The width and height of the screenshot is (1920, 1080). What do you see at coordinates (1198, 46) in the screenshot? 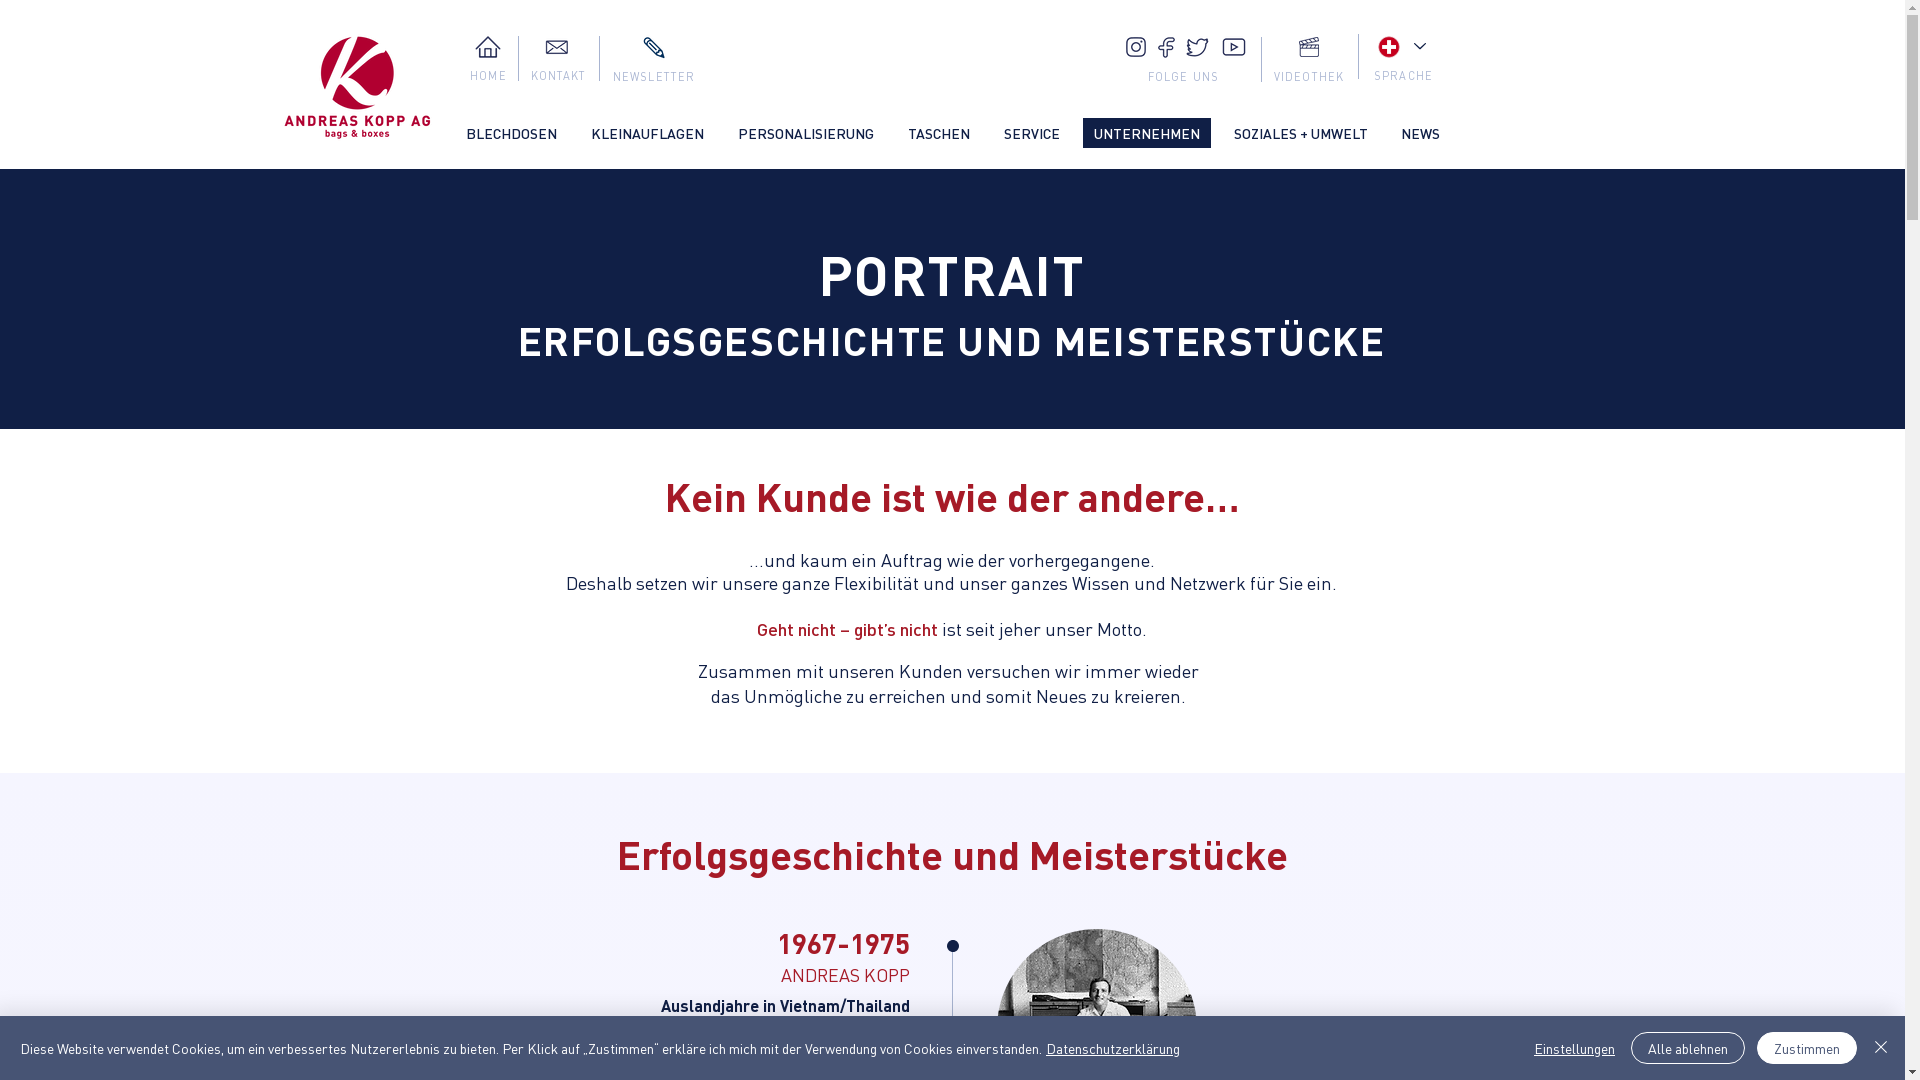
I see `'Twitter'` at bounding box center [1198, 46].